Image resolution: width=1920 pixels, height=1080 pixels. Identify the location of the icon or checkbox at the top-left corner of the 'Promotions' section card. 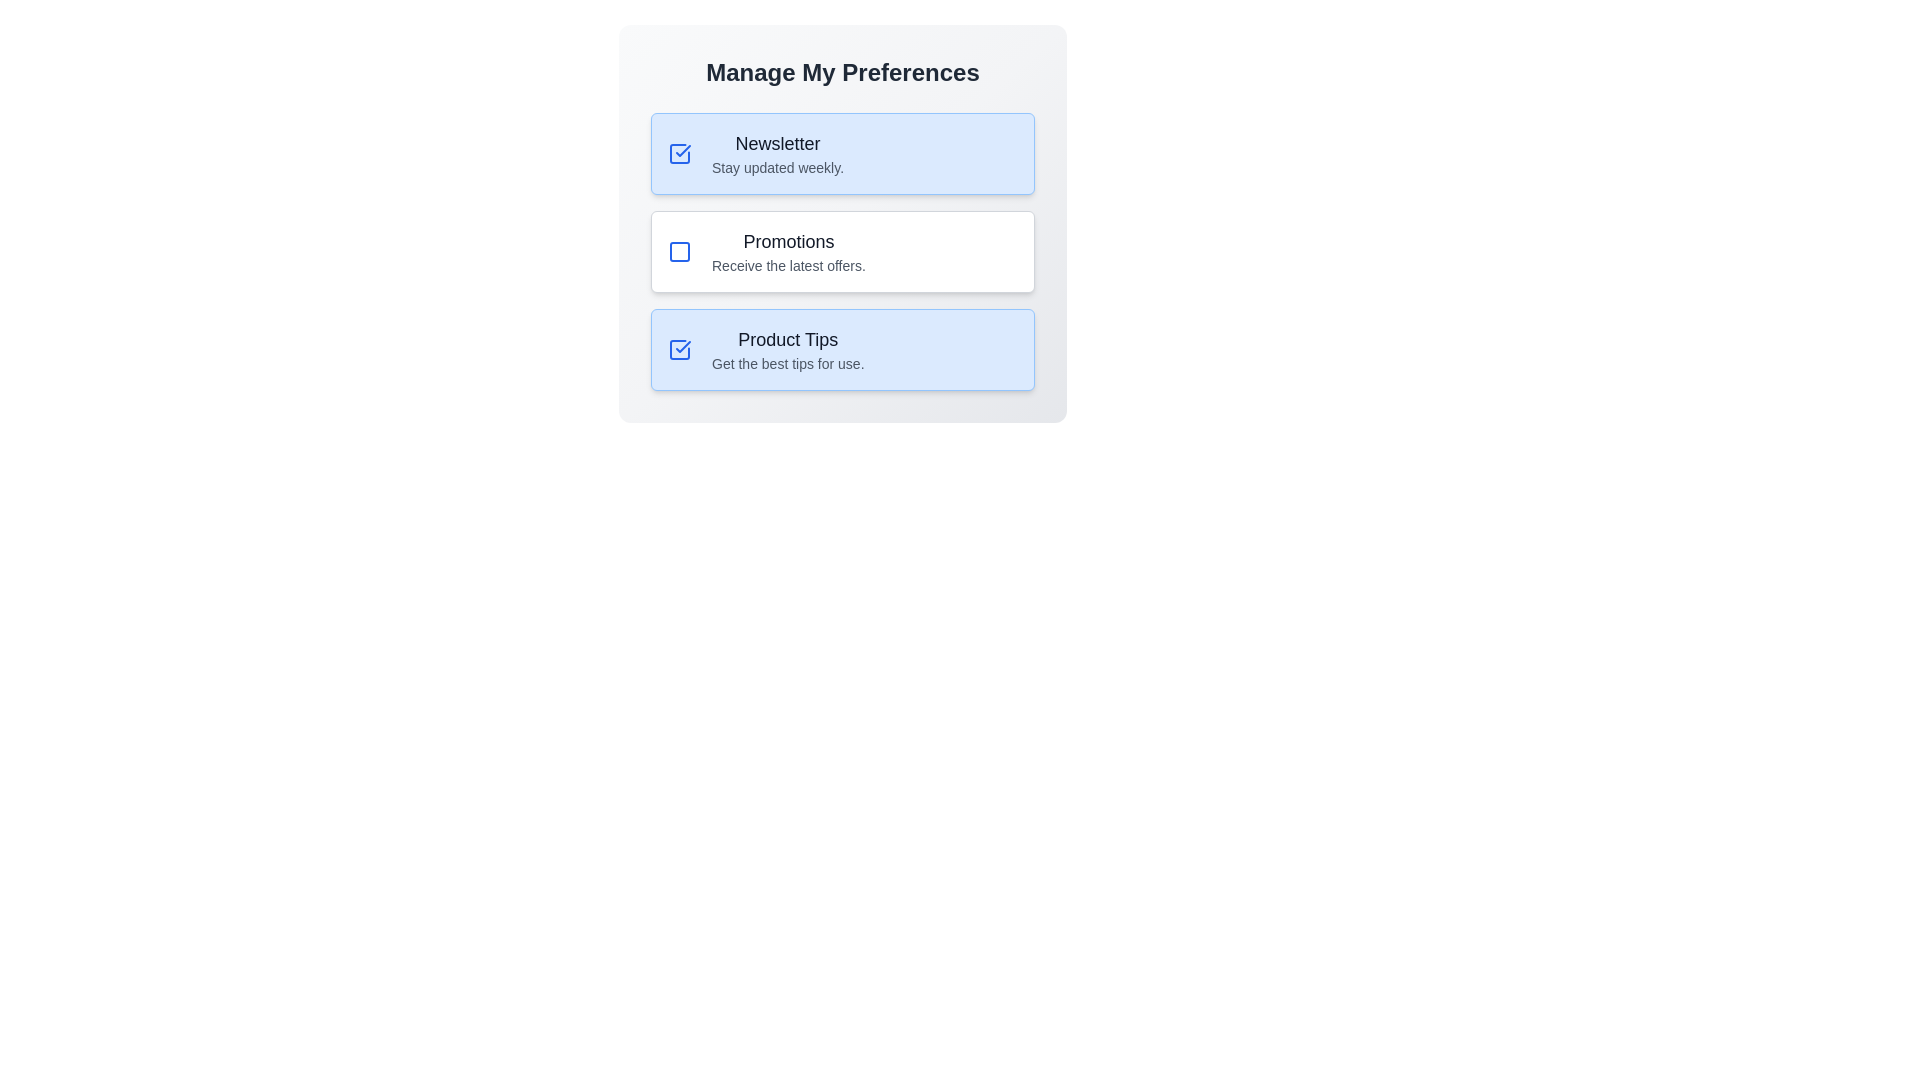
(680, 250).